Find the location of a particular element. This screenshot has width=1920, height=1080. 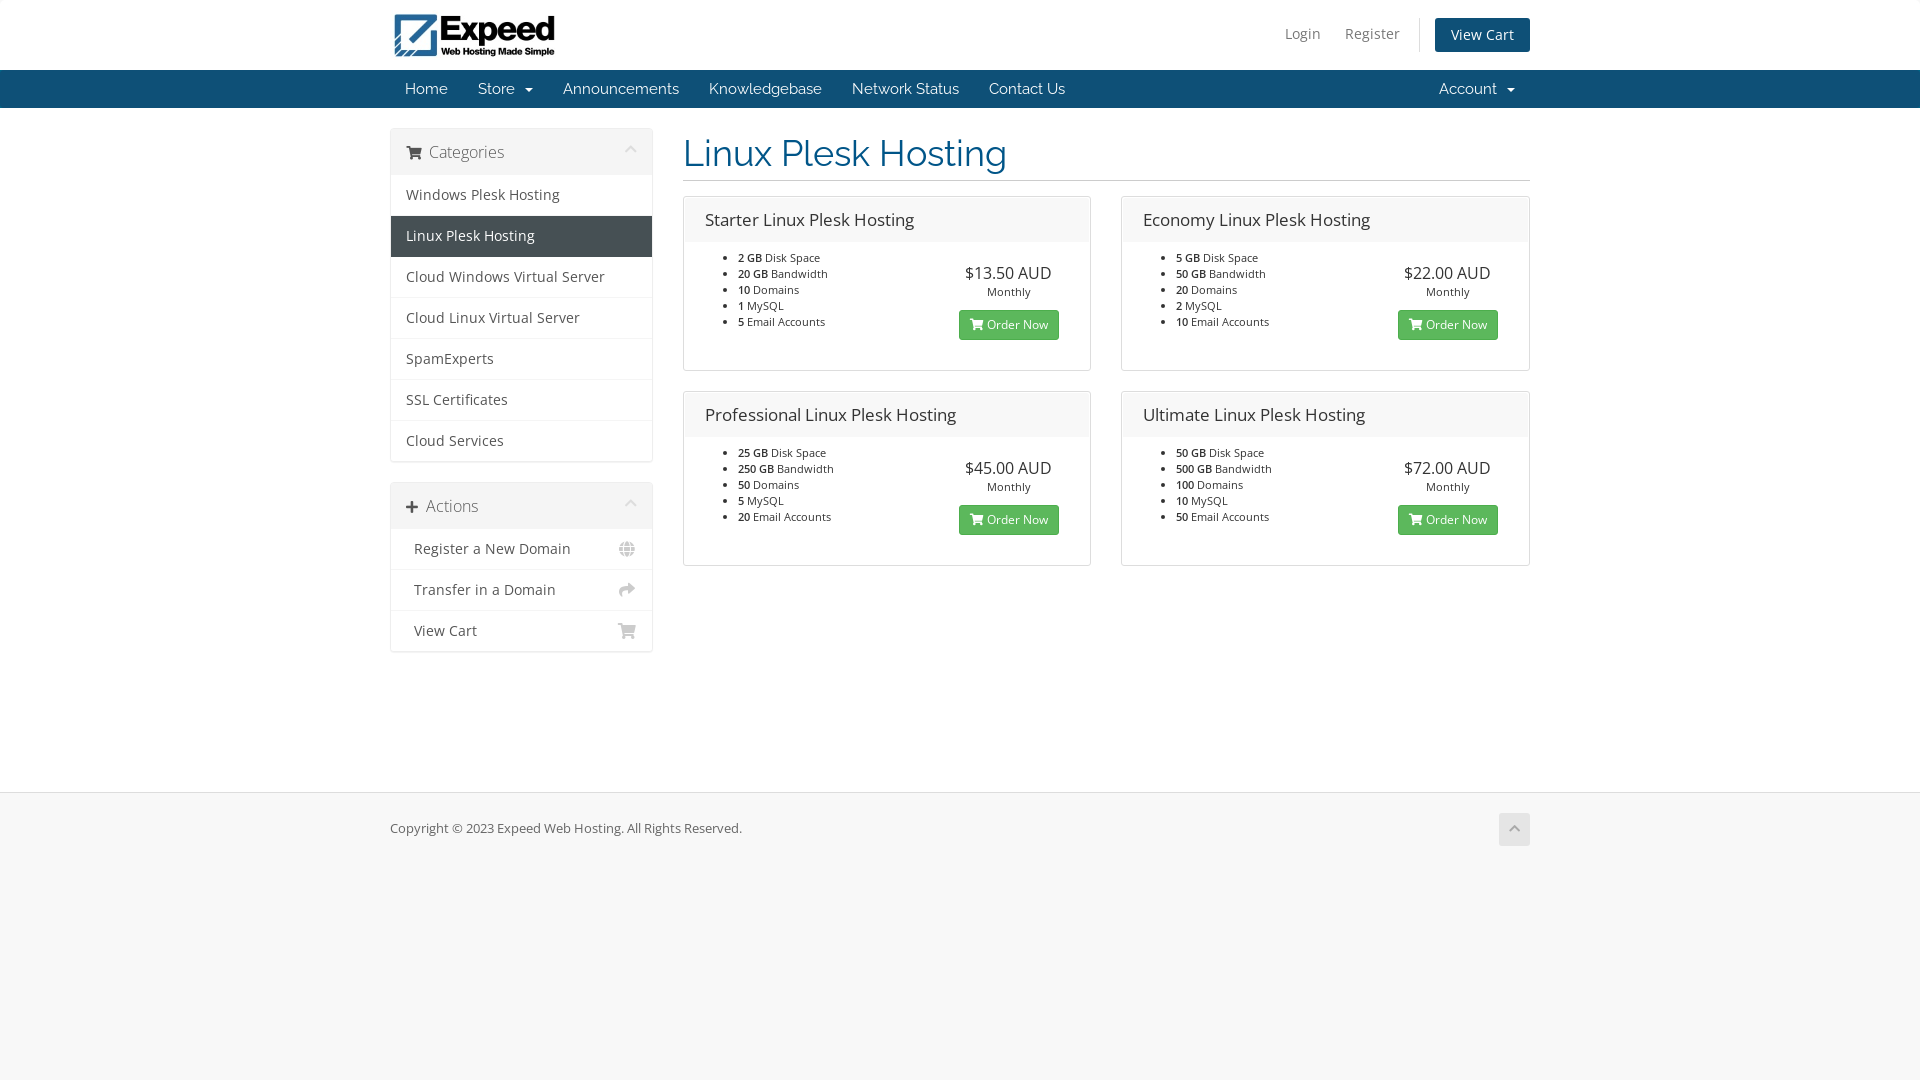

'Order Now' is located at coordinates (1448, 519).